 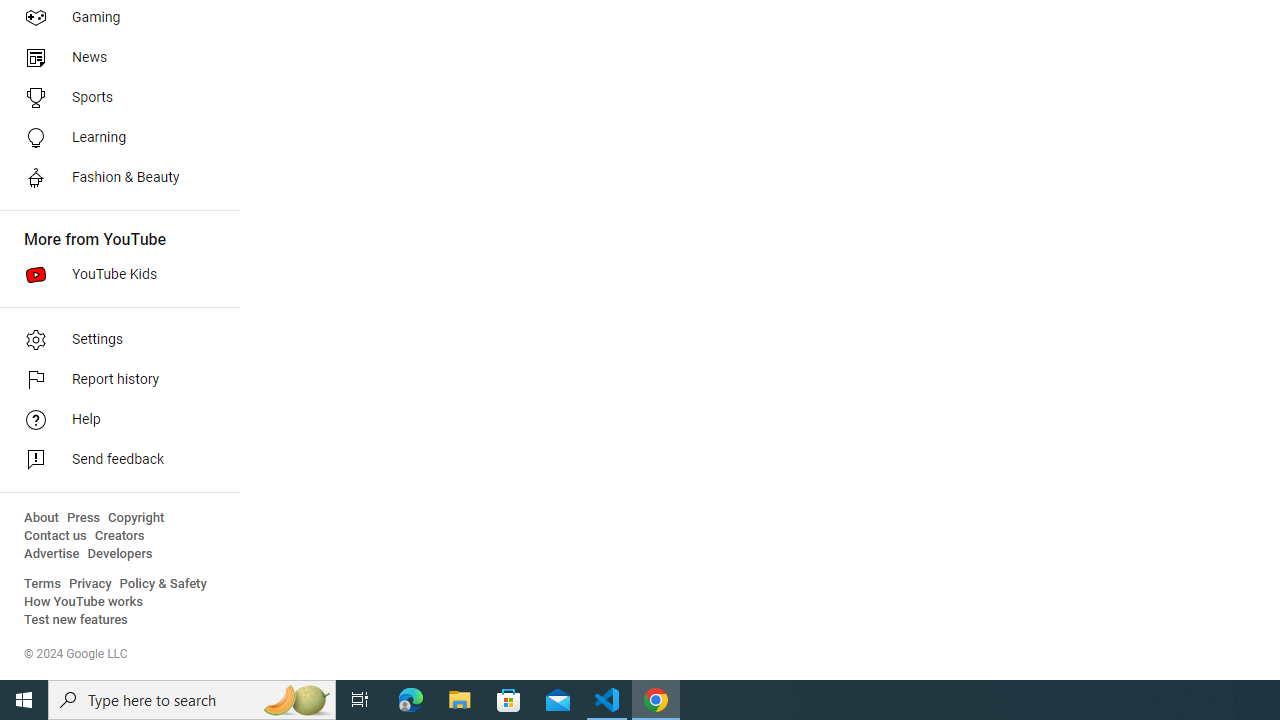 I want to click on 'Fashion & Beauty', so click(x=112, y=176).